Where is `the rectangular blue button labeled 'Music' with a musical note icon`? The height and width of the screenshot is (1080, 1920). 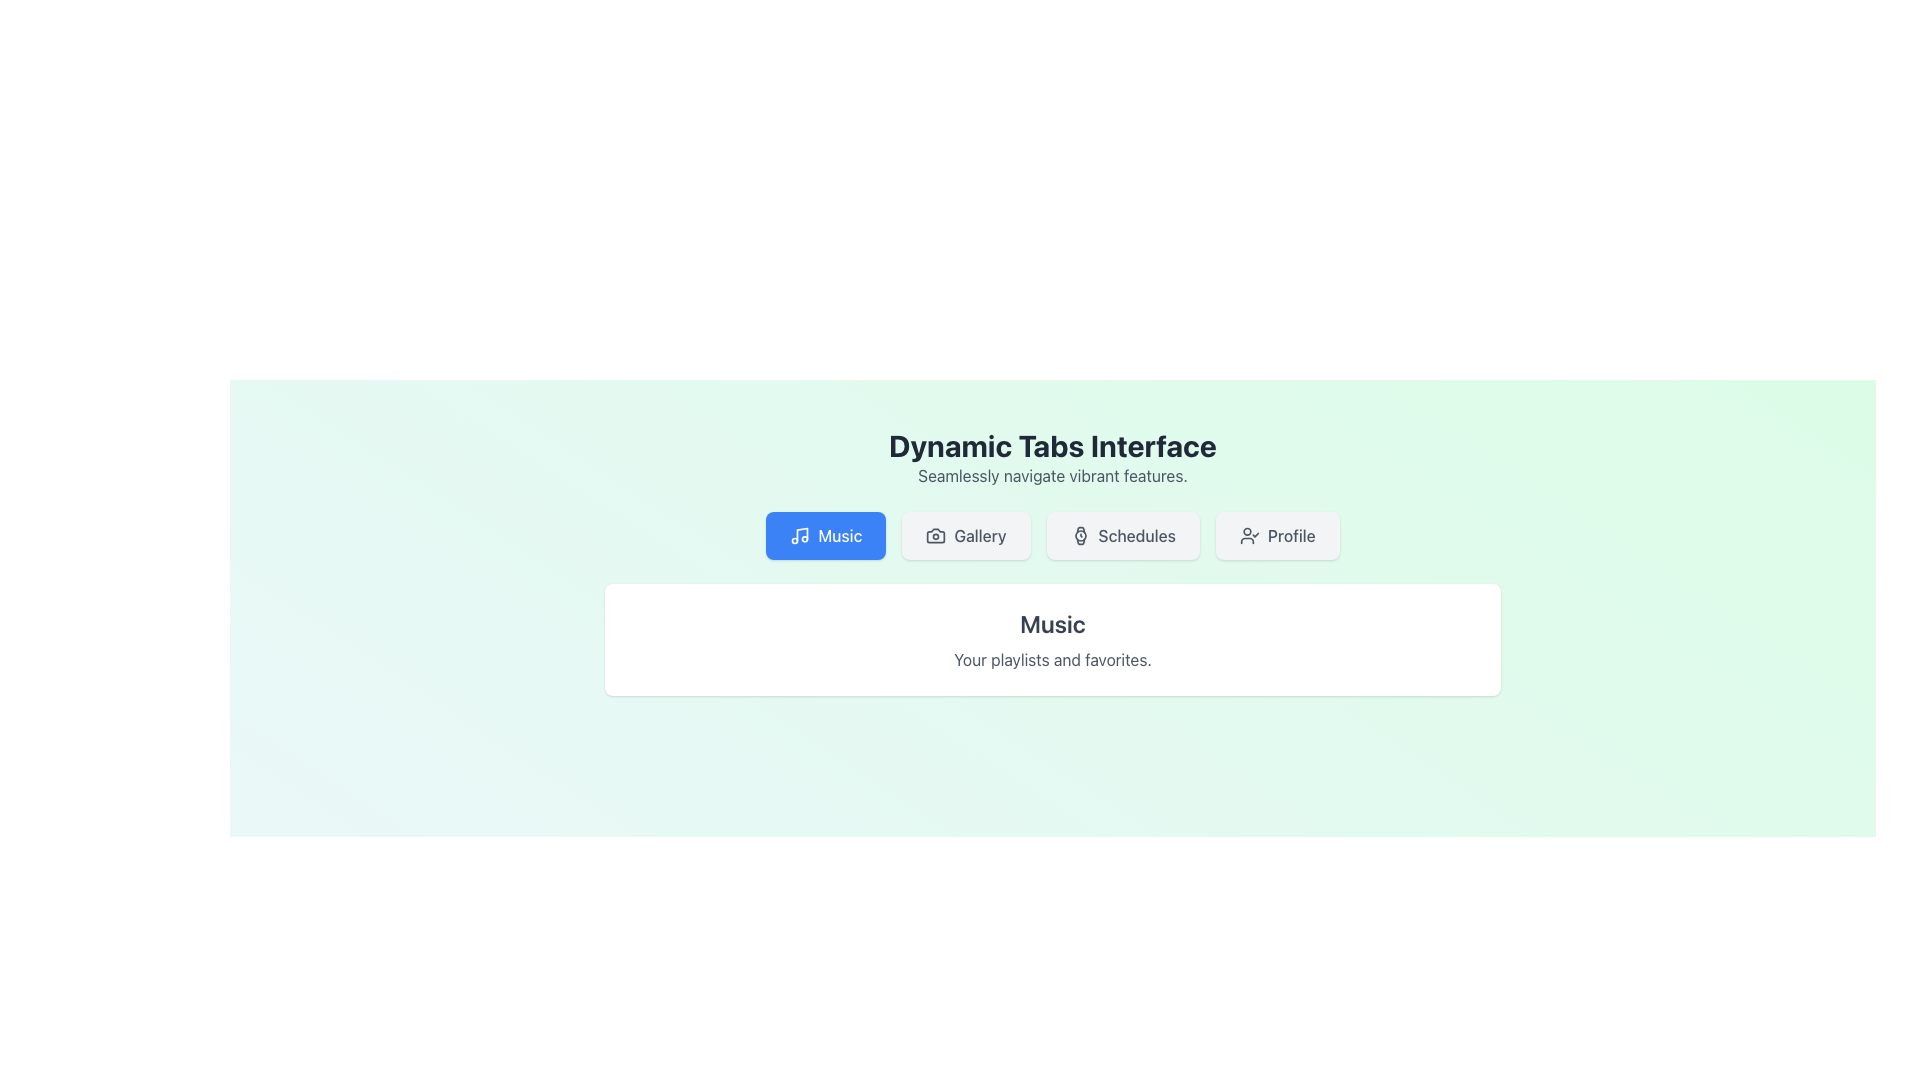 the rectangular blue button labeled 'Music' with a musical note icon is located at coordinates (826, 535).